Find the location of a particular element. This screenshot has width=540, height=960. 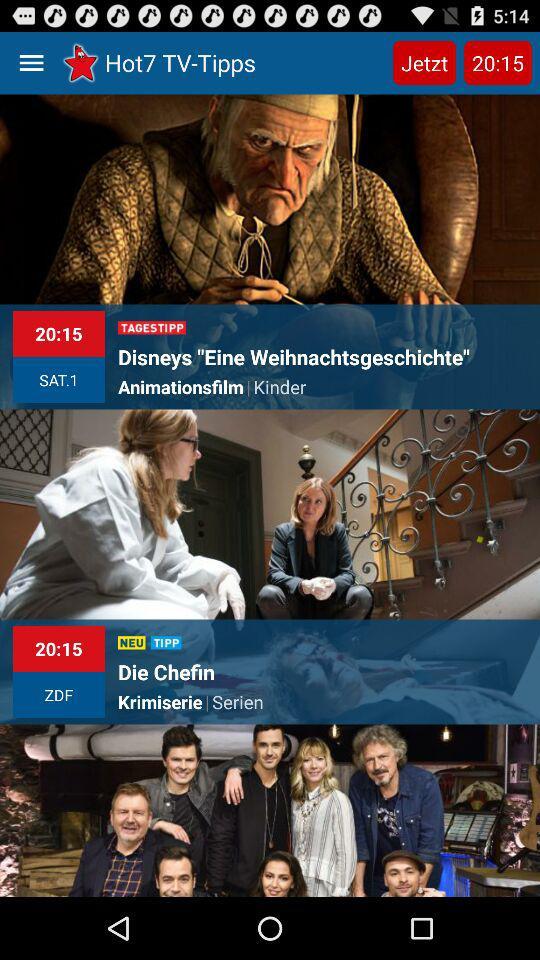

jetzt is located at coordinates (423, 62).